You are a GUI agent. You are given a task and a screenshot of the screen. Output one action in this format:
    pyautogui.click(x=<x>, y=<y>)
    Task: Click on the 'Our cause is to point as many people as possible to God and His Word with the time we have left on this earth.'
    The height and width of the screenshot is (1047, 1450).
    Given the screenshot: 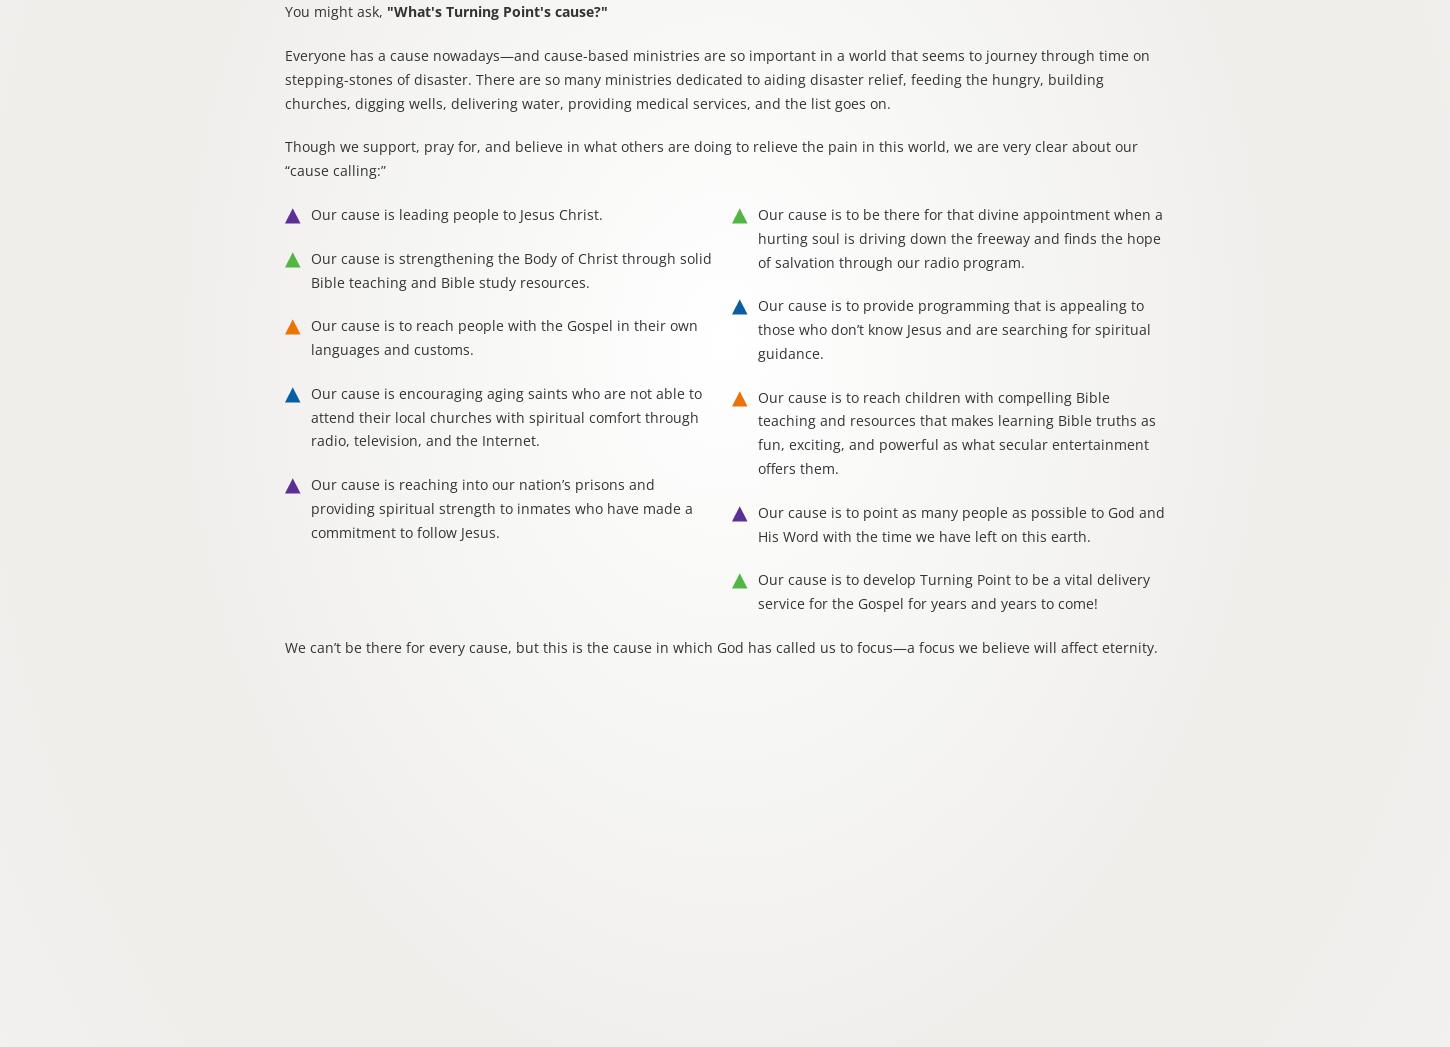 What is the action you would take?
    pyautogui.click(x=960, y=522)
    